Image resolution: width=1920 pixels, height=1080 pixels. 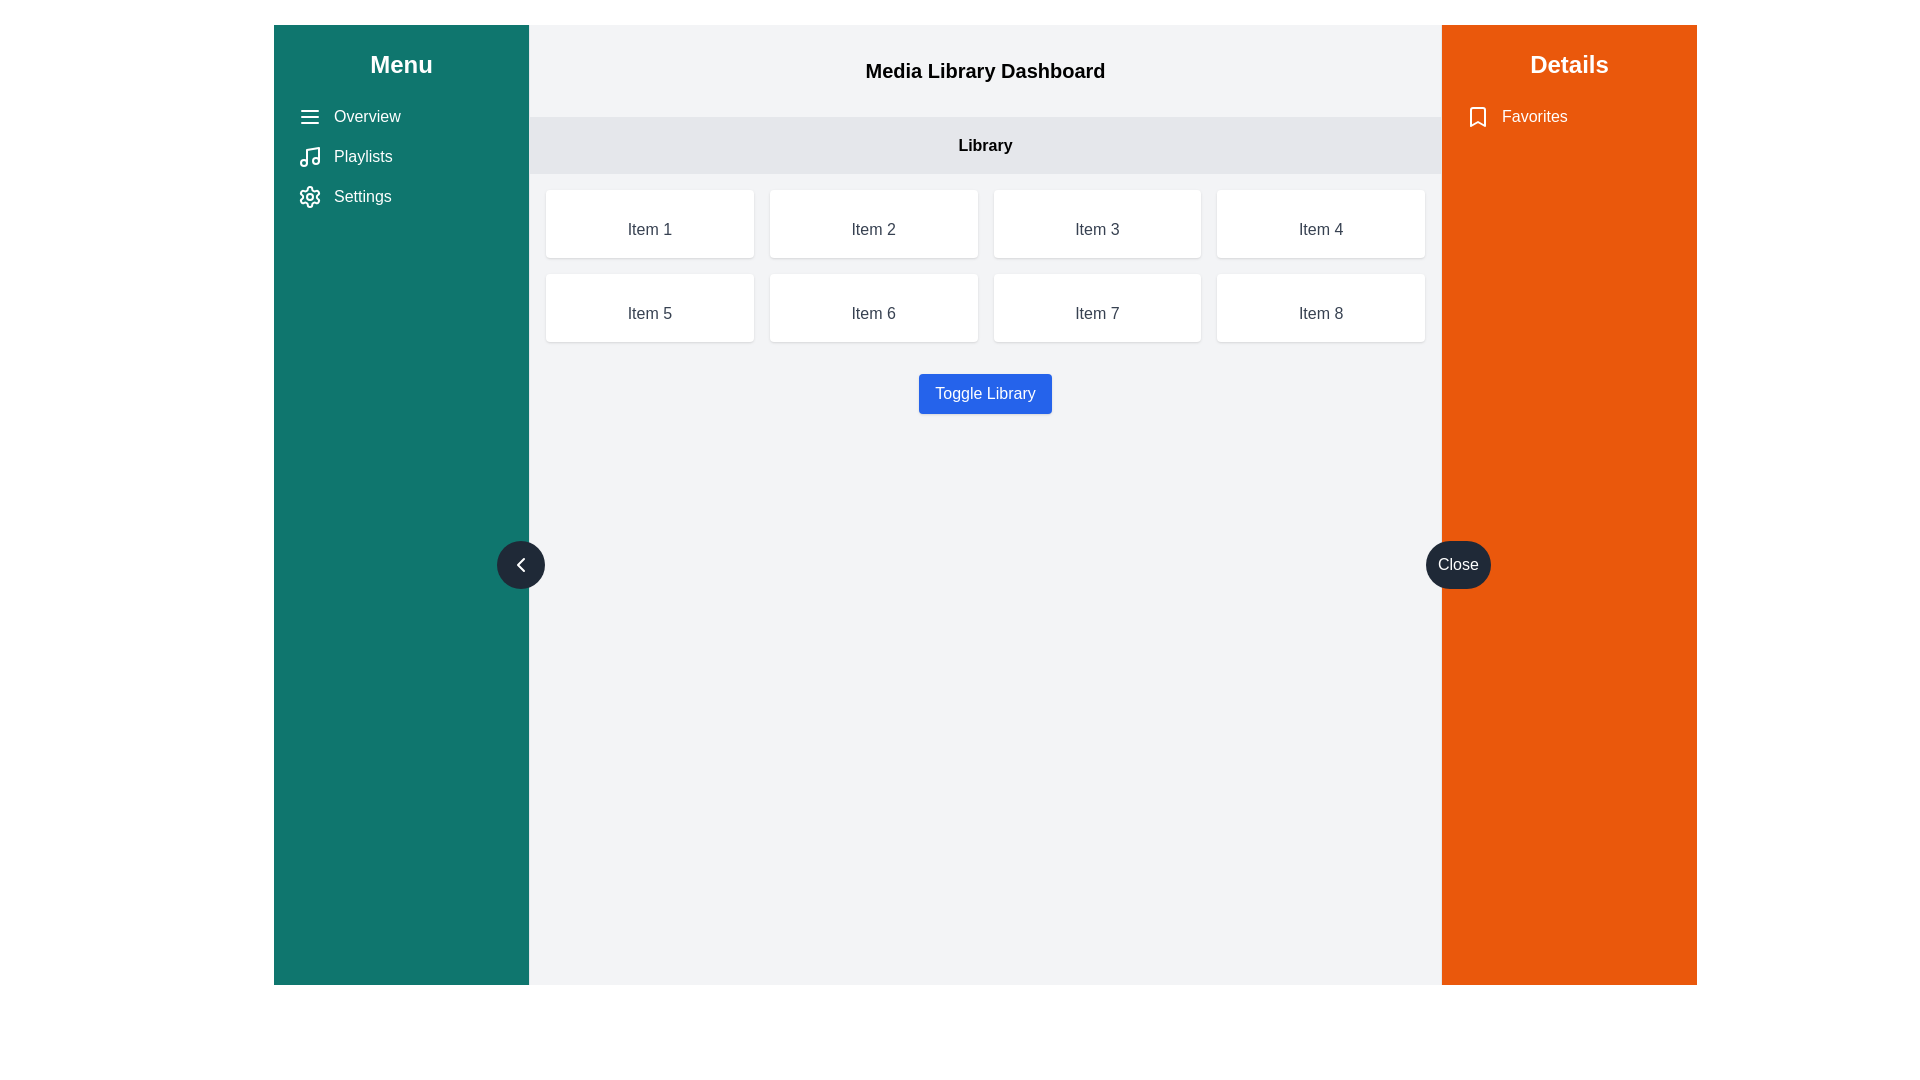 What do you see at coordinates (1096, 313) in the screenshot?
I see `the static text label displaying 'Item 7', which is styled in dark gray and located in the second row, third column of a grid within a white card` at bounding box center [1096, 313].